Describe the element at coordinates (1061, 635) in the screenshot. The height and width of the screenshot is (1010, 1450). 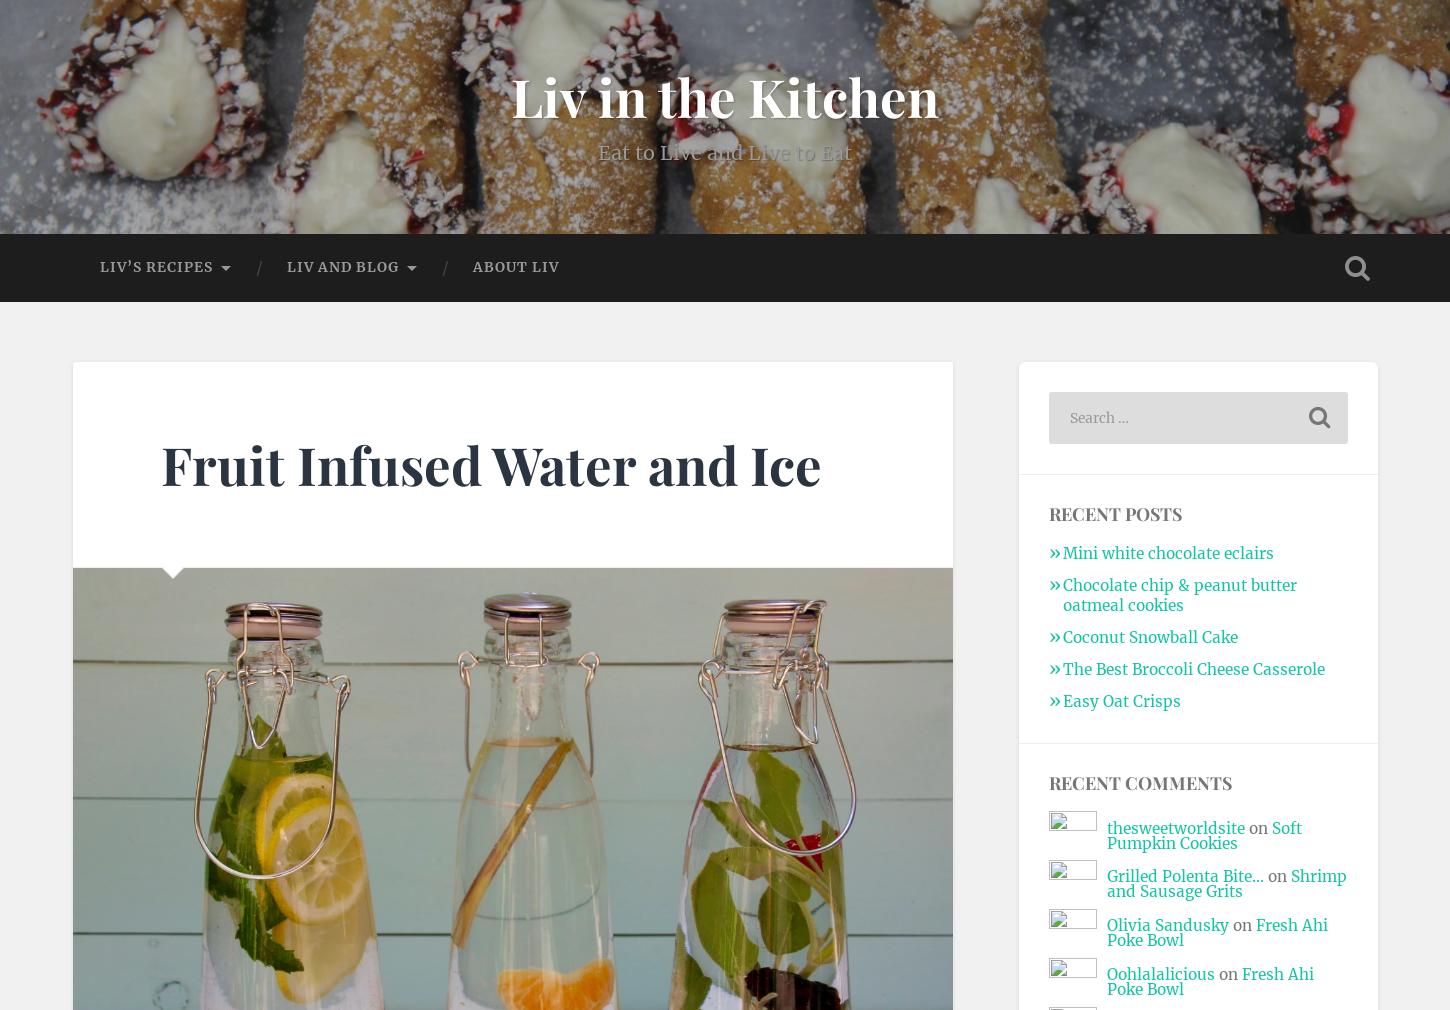
I see `'Coconut Snowball Cake'` at that location.